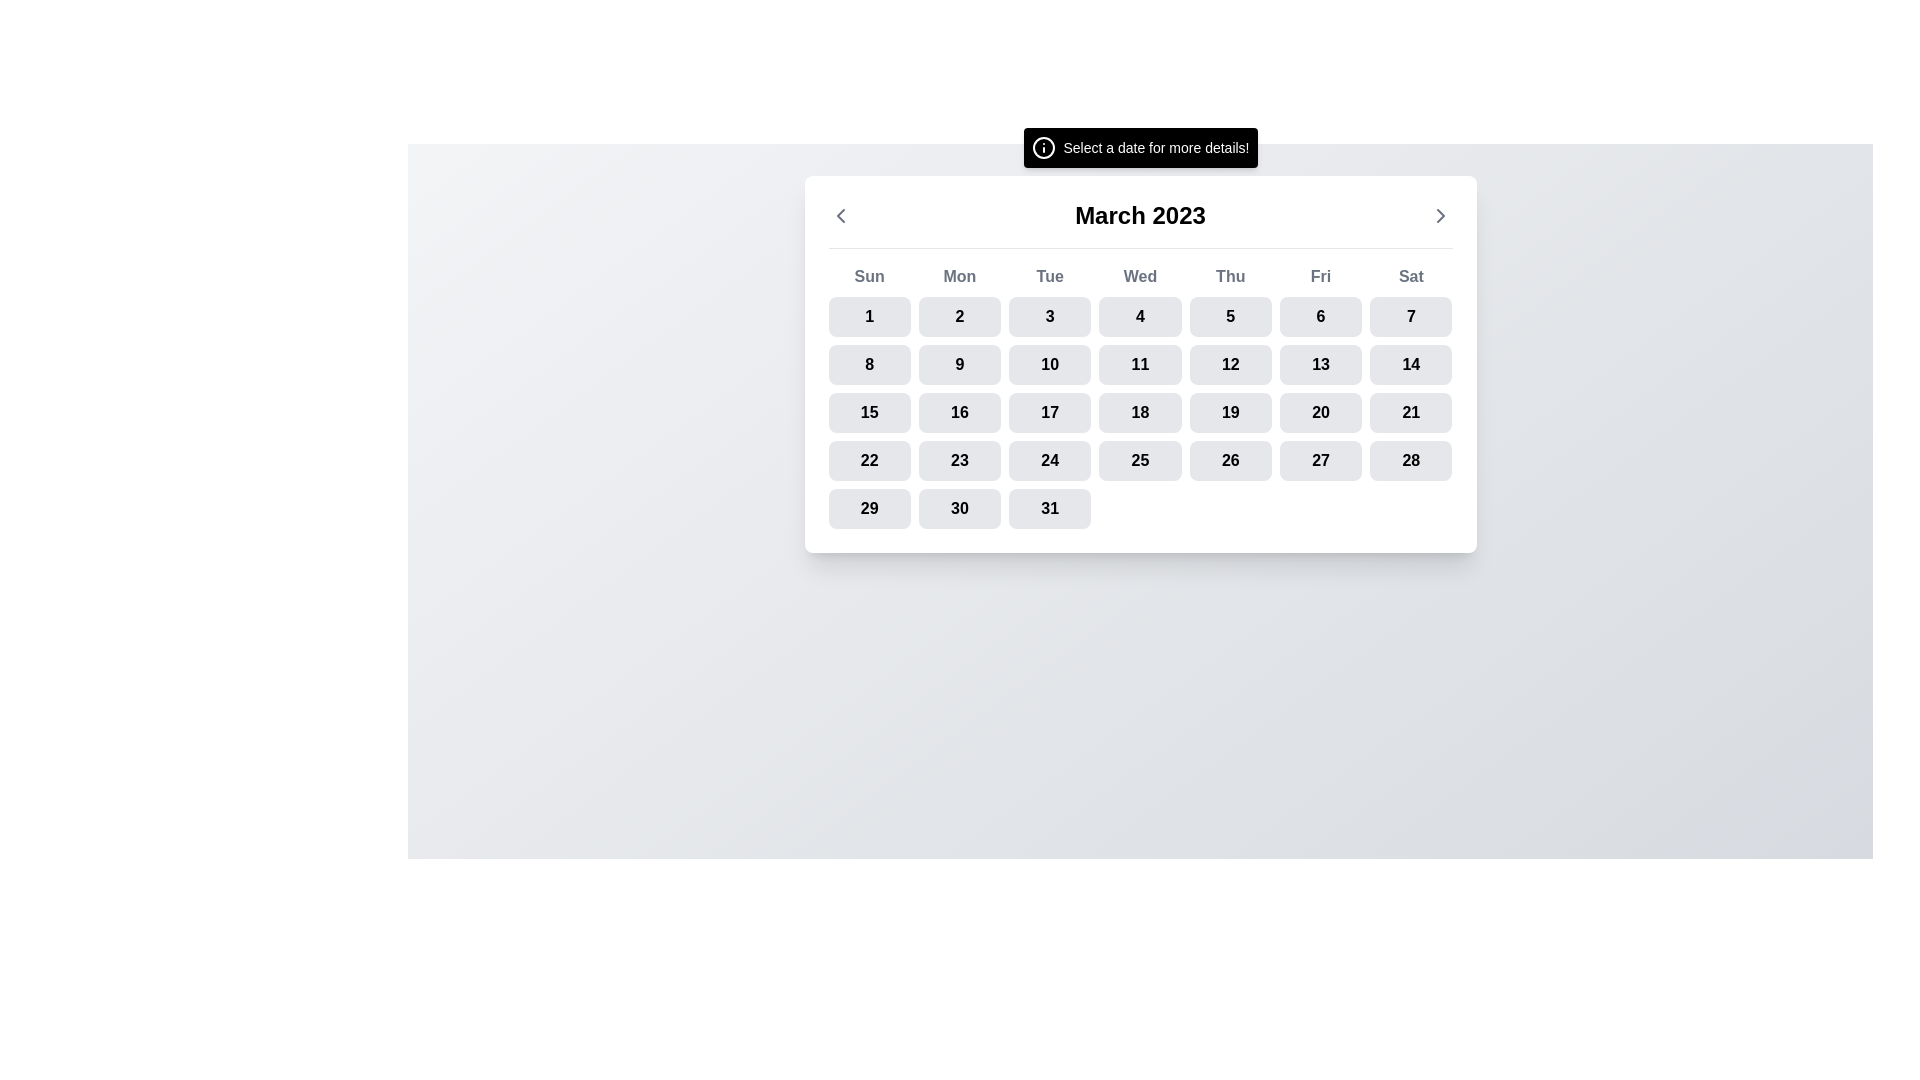 The width and height of the screenshot is (1920, 1080). I want to click on the right-facing chevron icon located in the top-right corner of the calendar interface, so click(1440, 216).